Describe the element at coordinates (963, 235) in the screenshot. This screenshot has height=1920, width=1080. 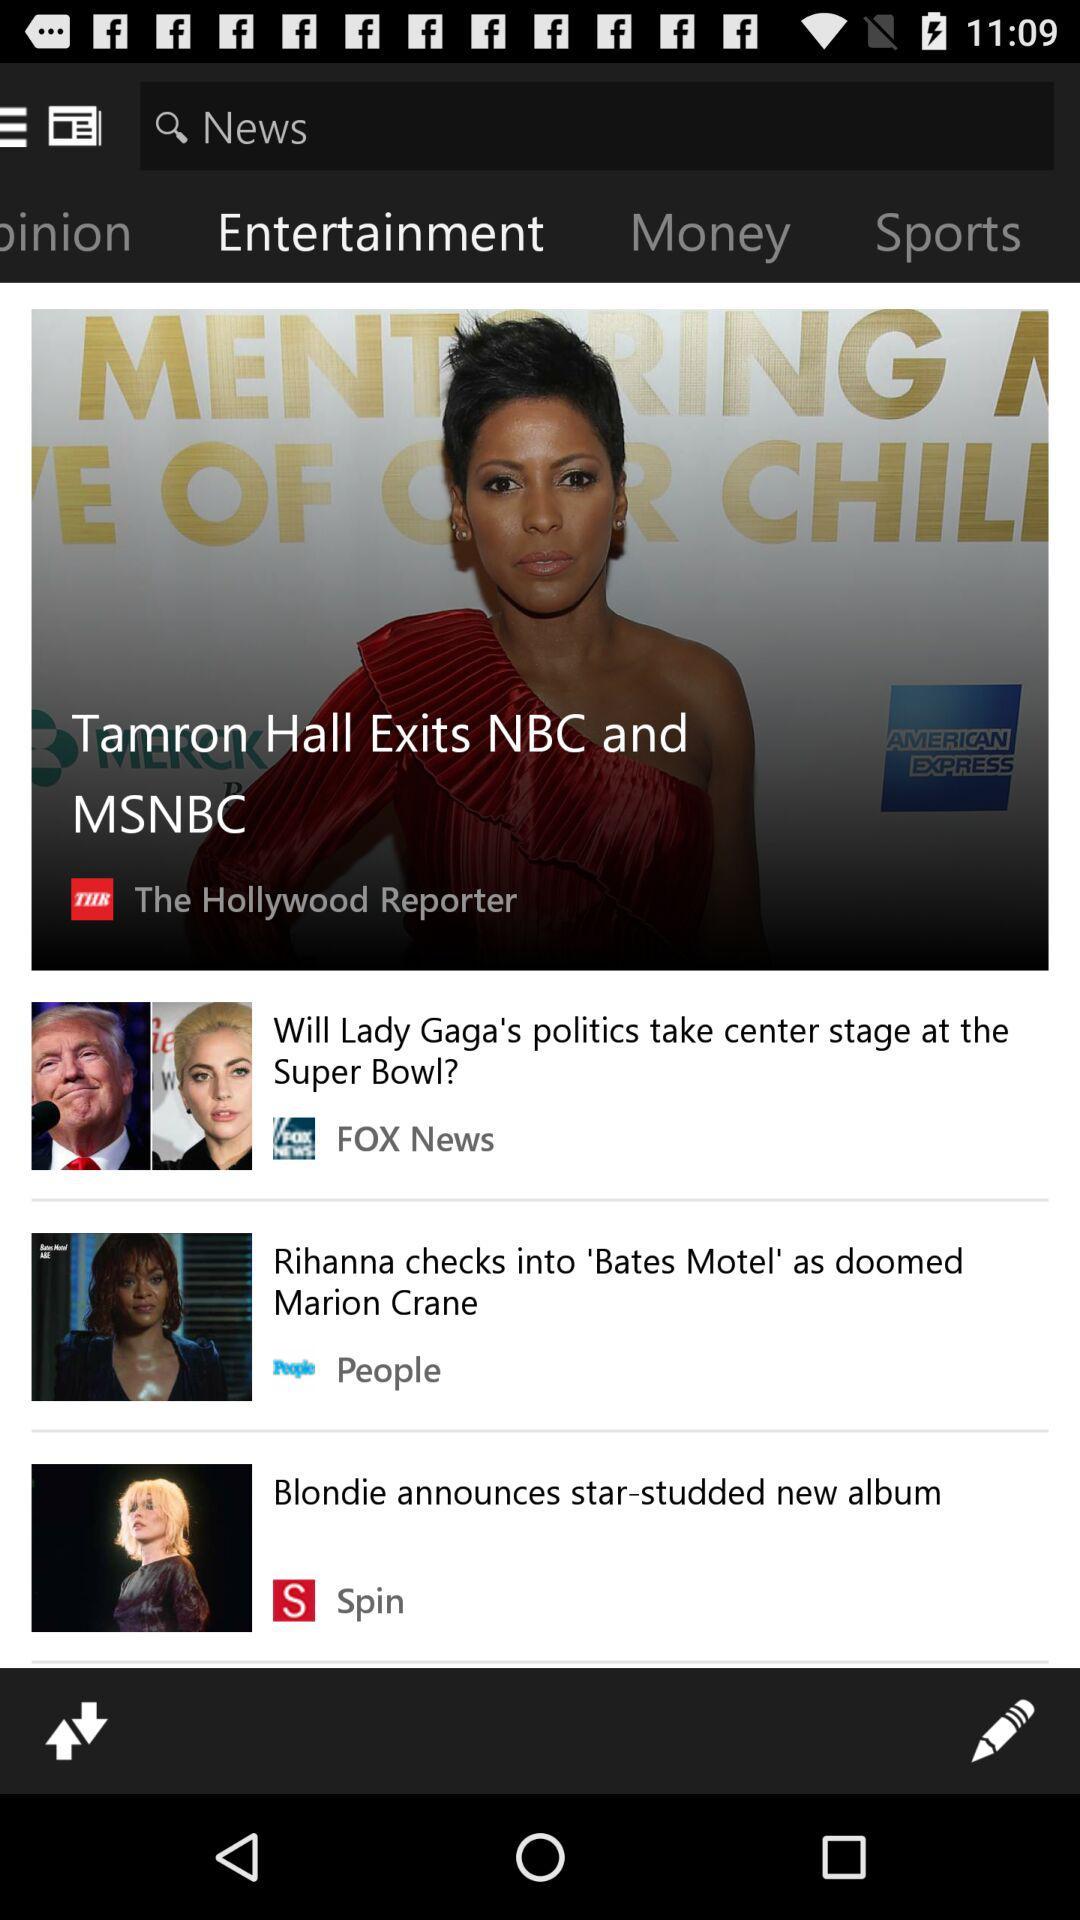
I see `icon to the right of the money item` at that location.